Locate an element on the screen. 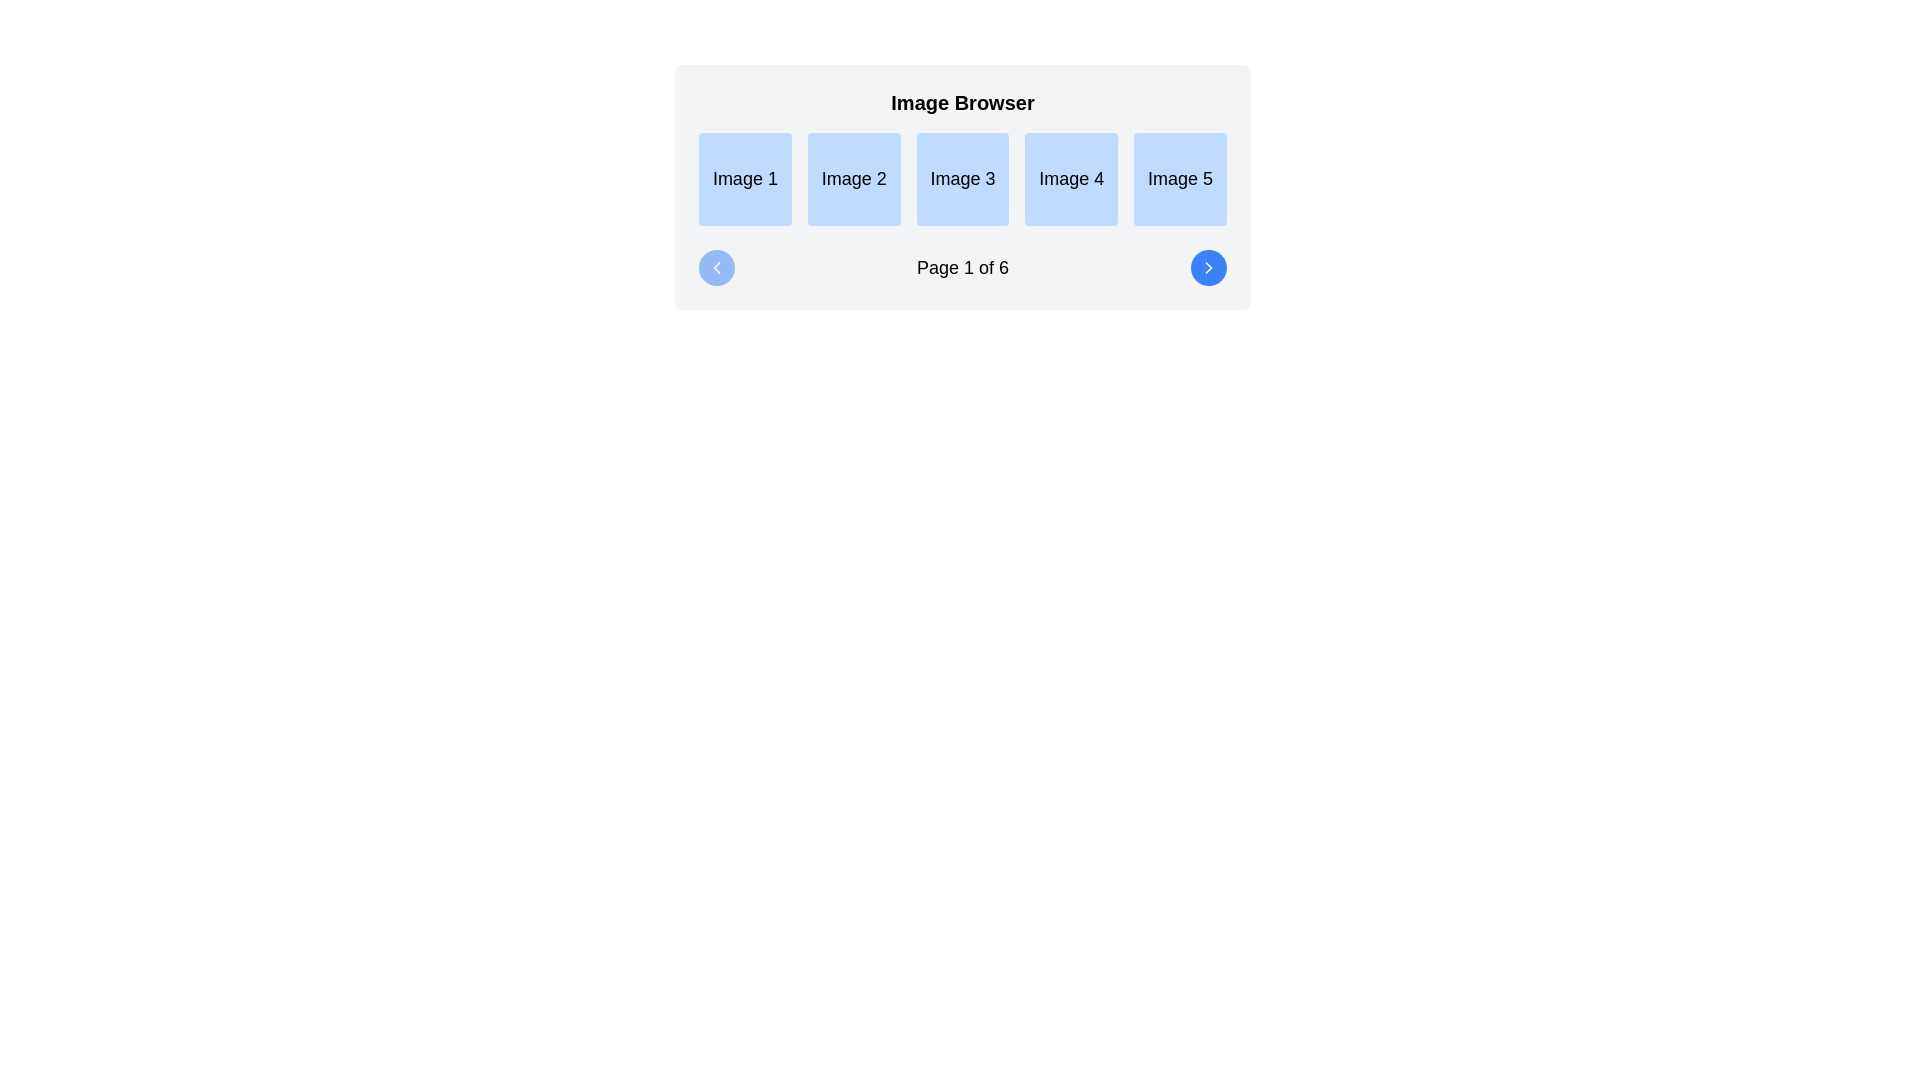 Image resolution: width=1920 pixels, height=1080 pixels. the light blue button labeled 'Image 1', which is the leftmost item in a row of five boxes is located at coordinates (744, 178).